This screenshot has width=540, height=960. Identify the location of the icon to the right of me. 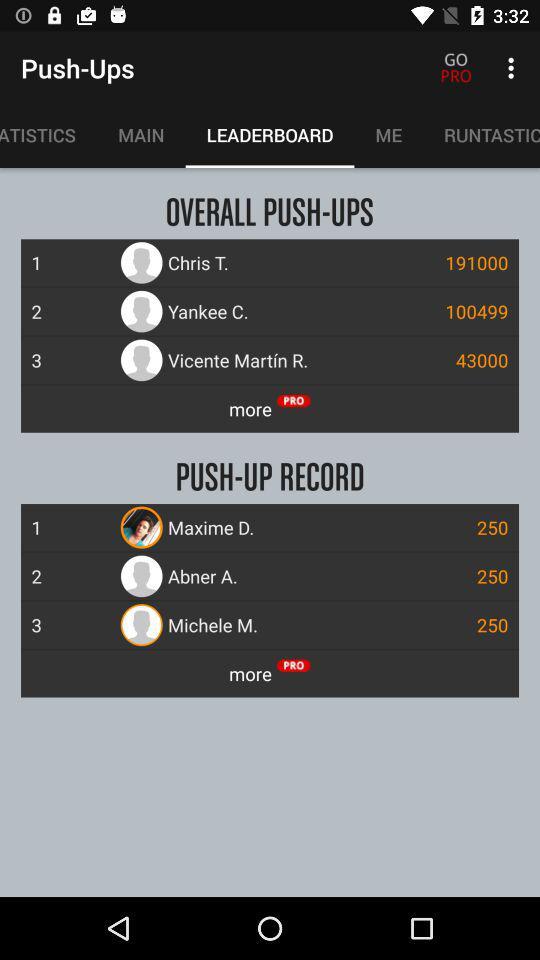
(480, 134).